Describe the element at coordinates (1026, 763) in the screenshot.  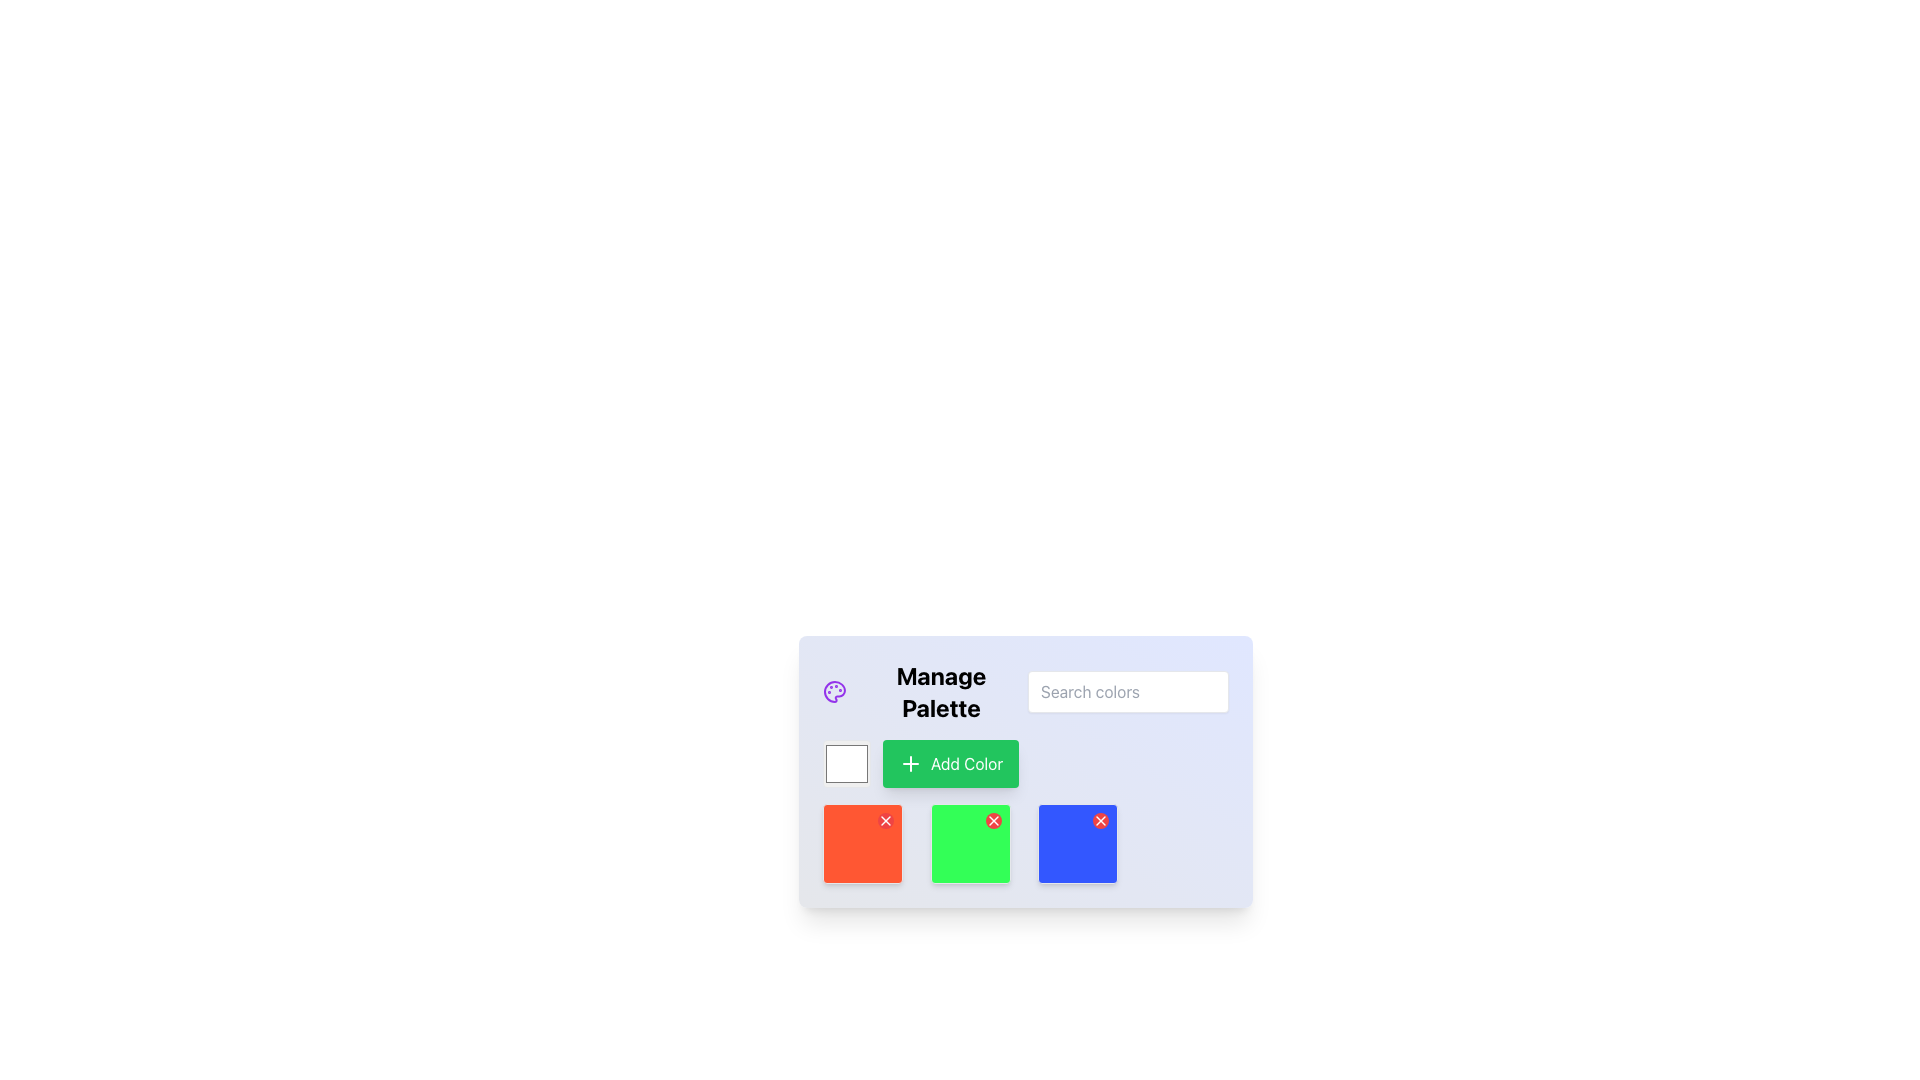
I see `the 'Add Color' button located within the 'Manage Palette' section, which is part of a Composite Element that includes a color input and a button` at that location.